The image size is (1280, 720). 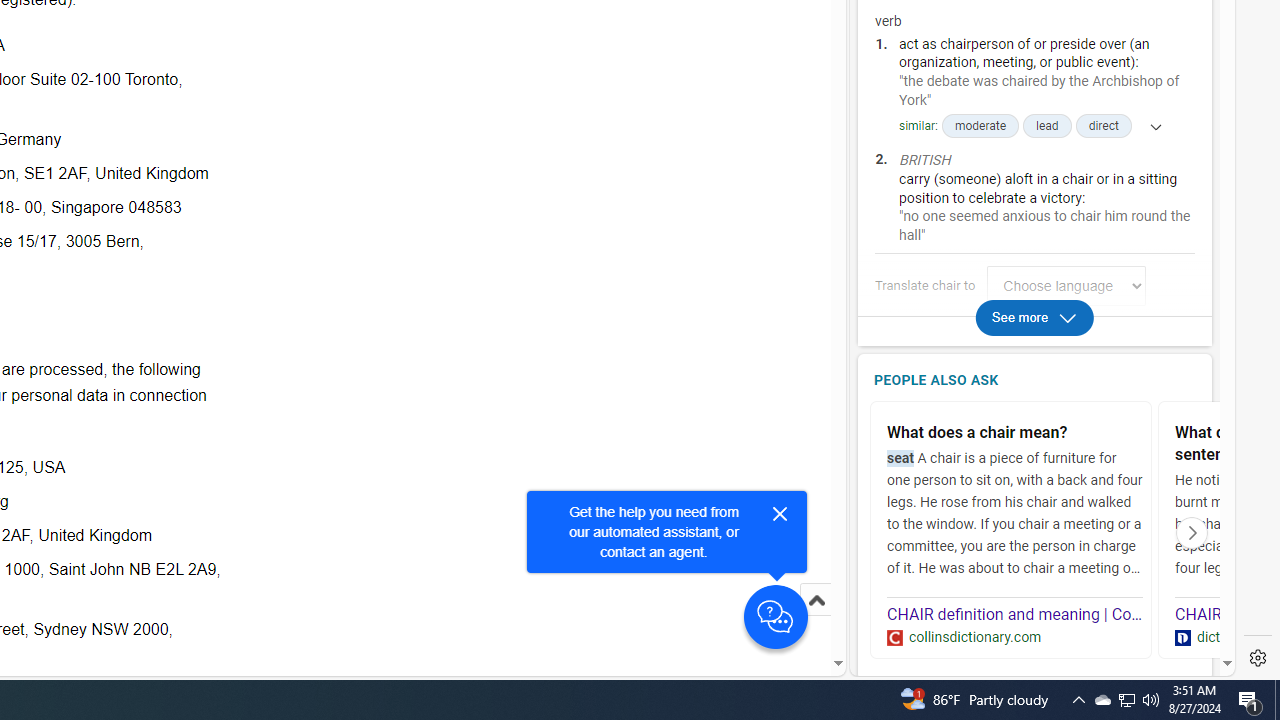 What do you see at coordinates (1046, 126) in the screenshot?
I see `'lead'` at bounding box center [1046, 126].